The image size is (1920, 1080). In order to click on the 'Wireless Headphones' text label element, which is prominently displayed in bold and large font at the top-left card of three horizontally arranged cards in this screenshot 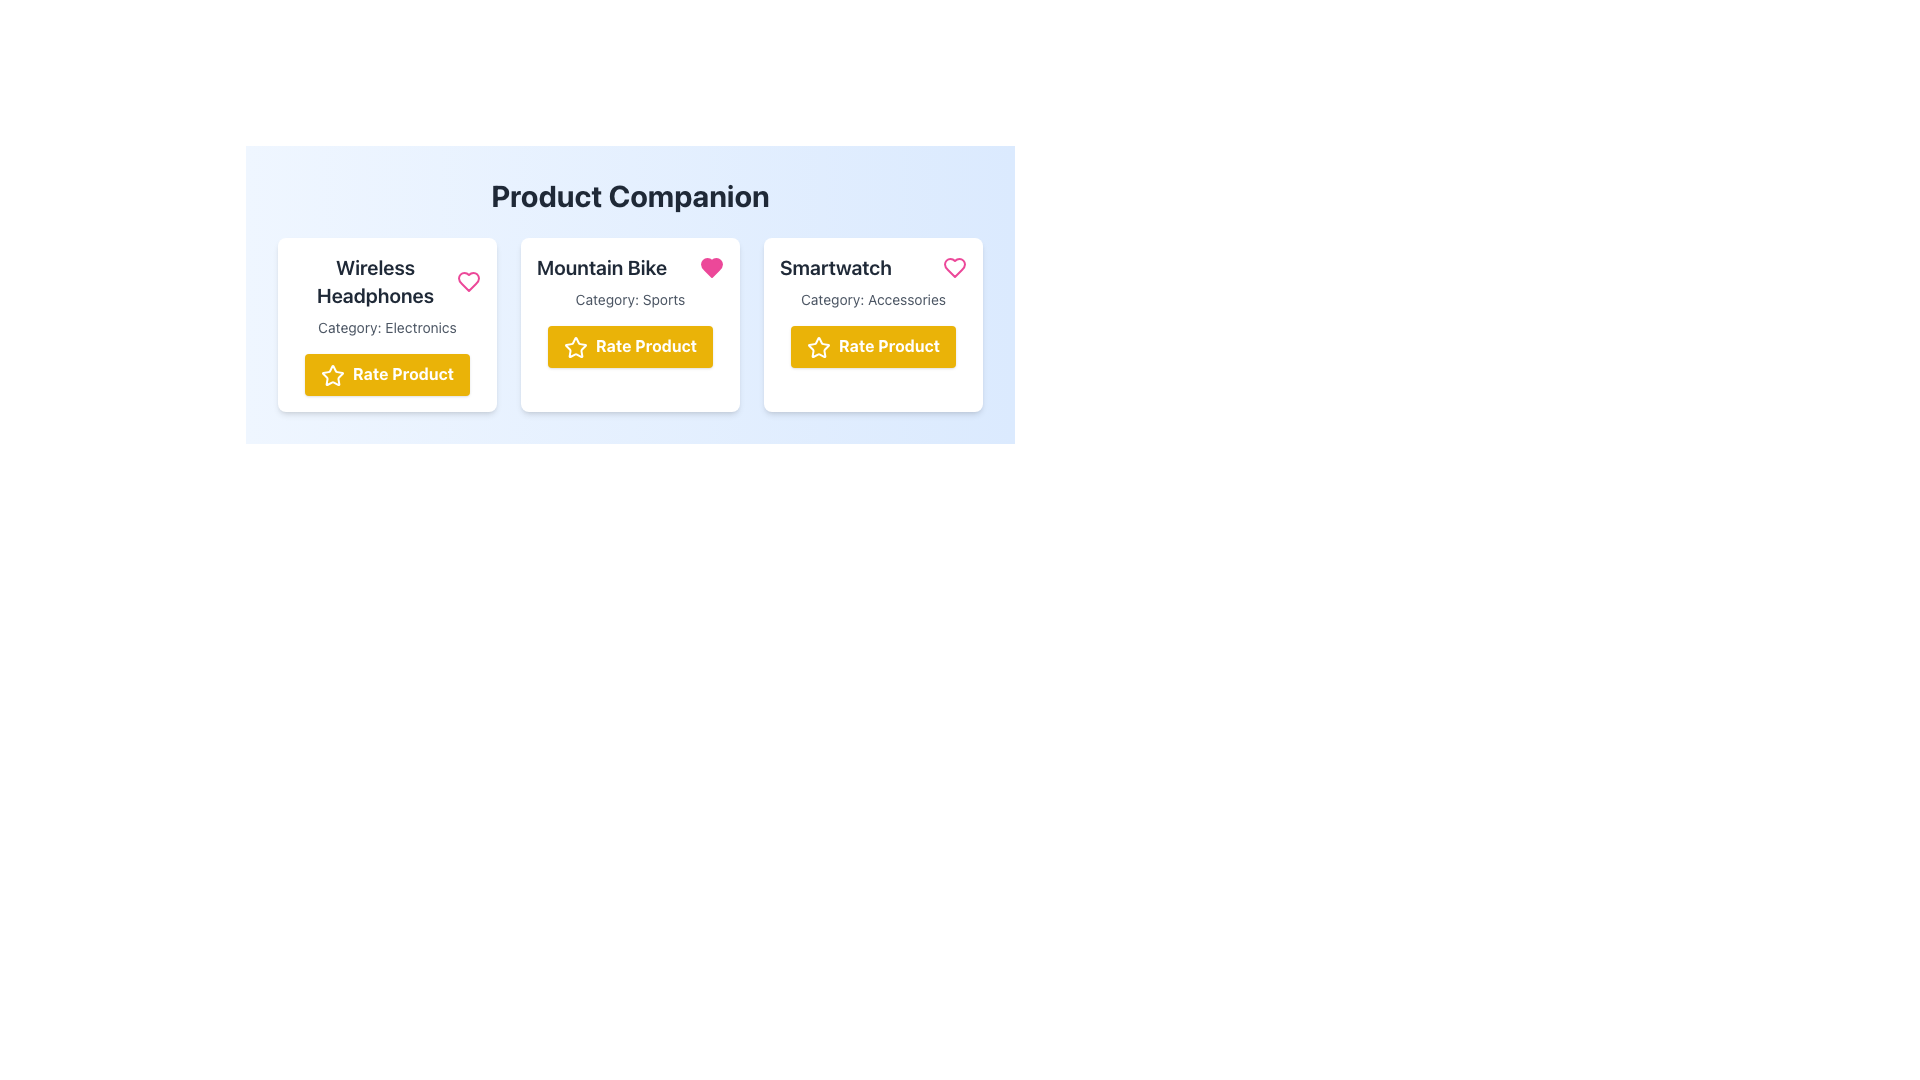, I will do `click(375, 281)`.